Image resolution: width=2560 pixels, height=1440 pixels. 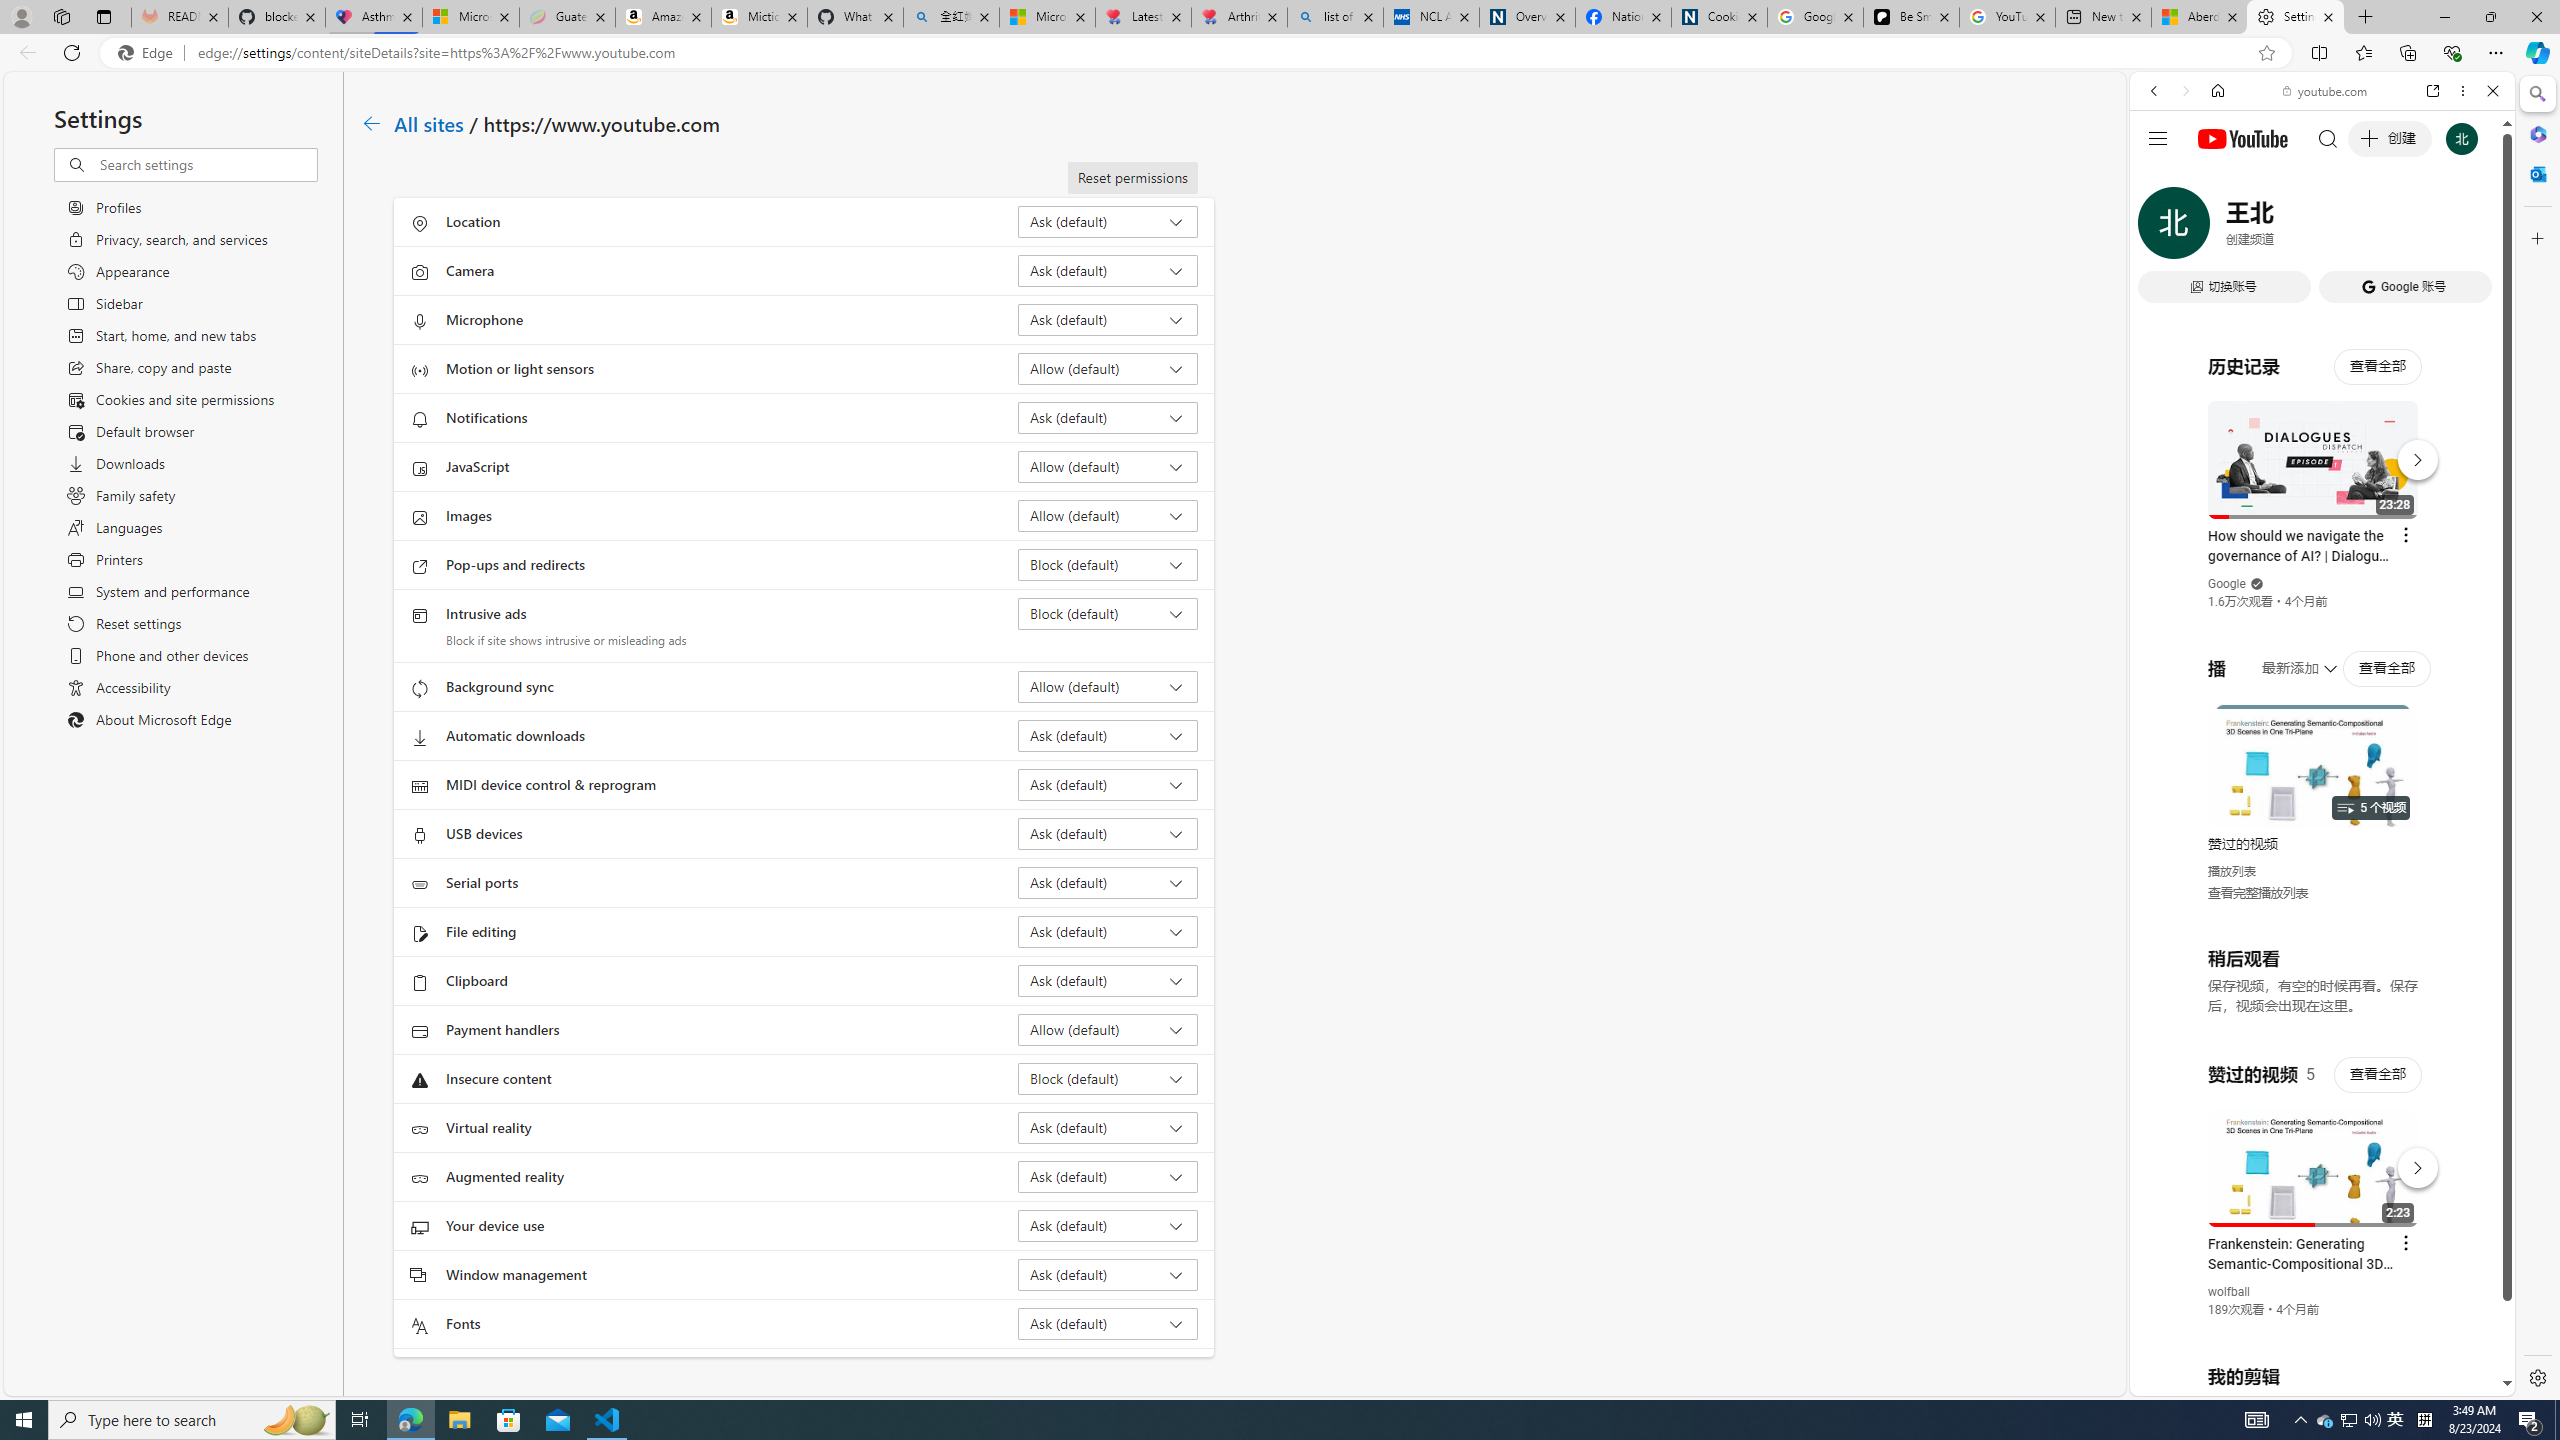 What do you see at coordinates (372, 16) in the screenshot?
I see `'Asthma Inhalers: Names and Types'` at bounding box center [372, 16].